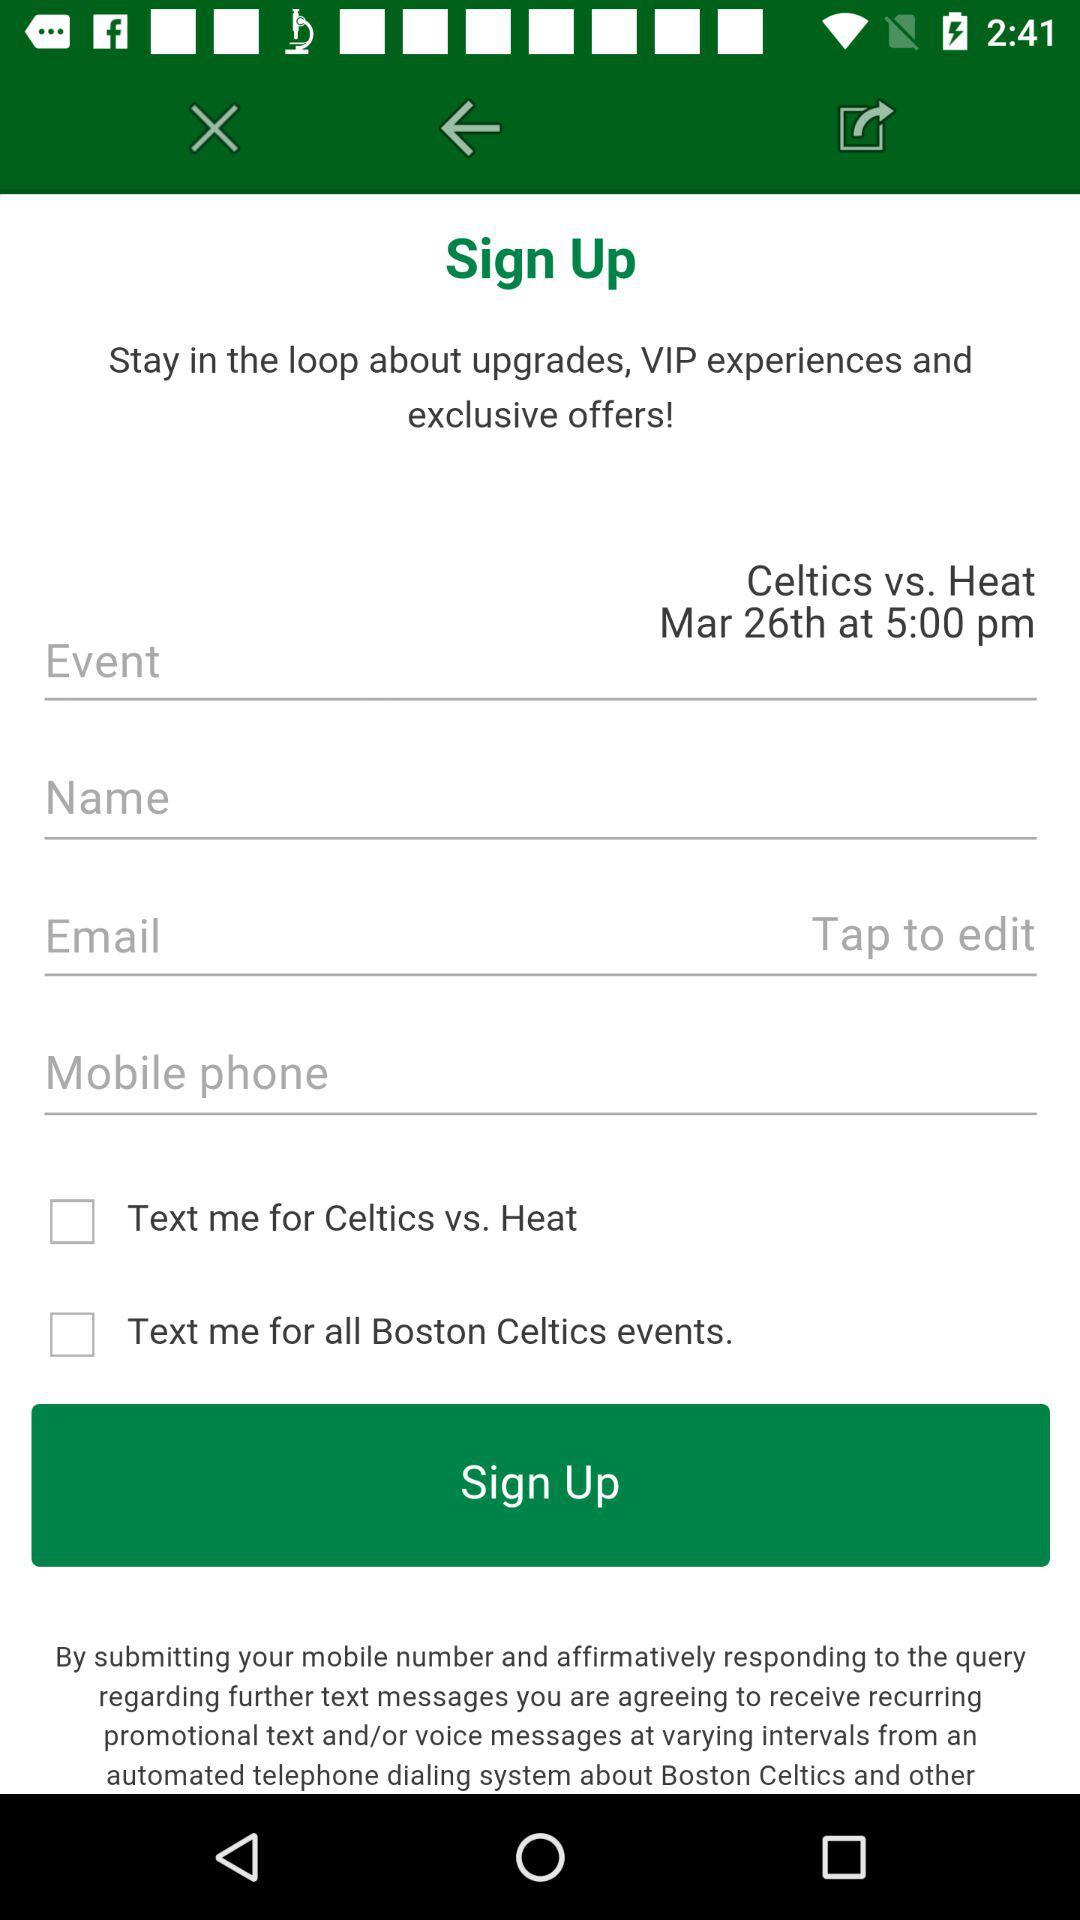  Describe the element at coordinates (470, 127) in the screenshot. I see `the arrow_backward icon` at that location.